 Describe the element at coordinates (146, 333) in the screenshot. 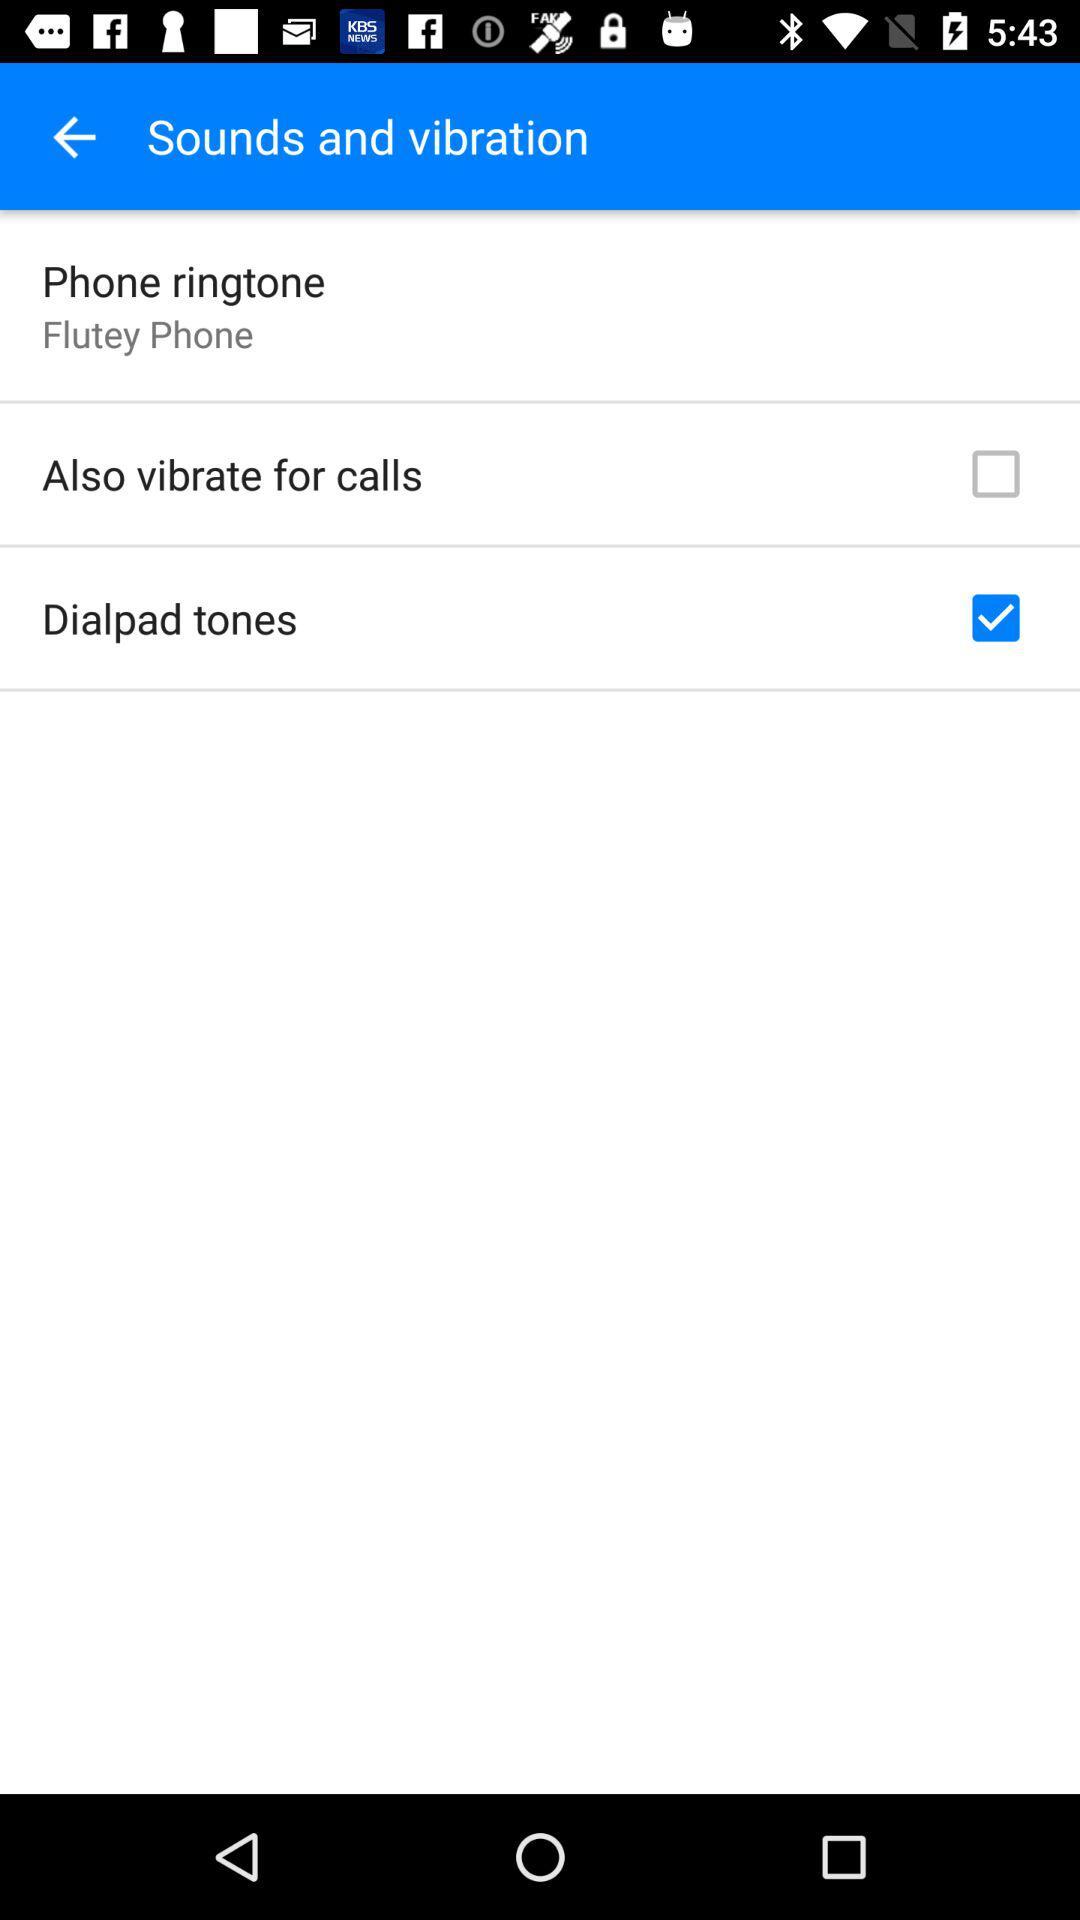

I see `icon below phone ringtone item` at that location.